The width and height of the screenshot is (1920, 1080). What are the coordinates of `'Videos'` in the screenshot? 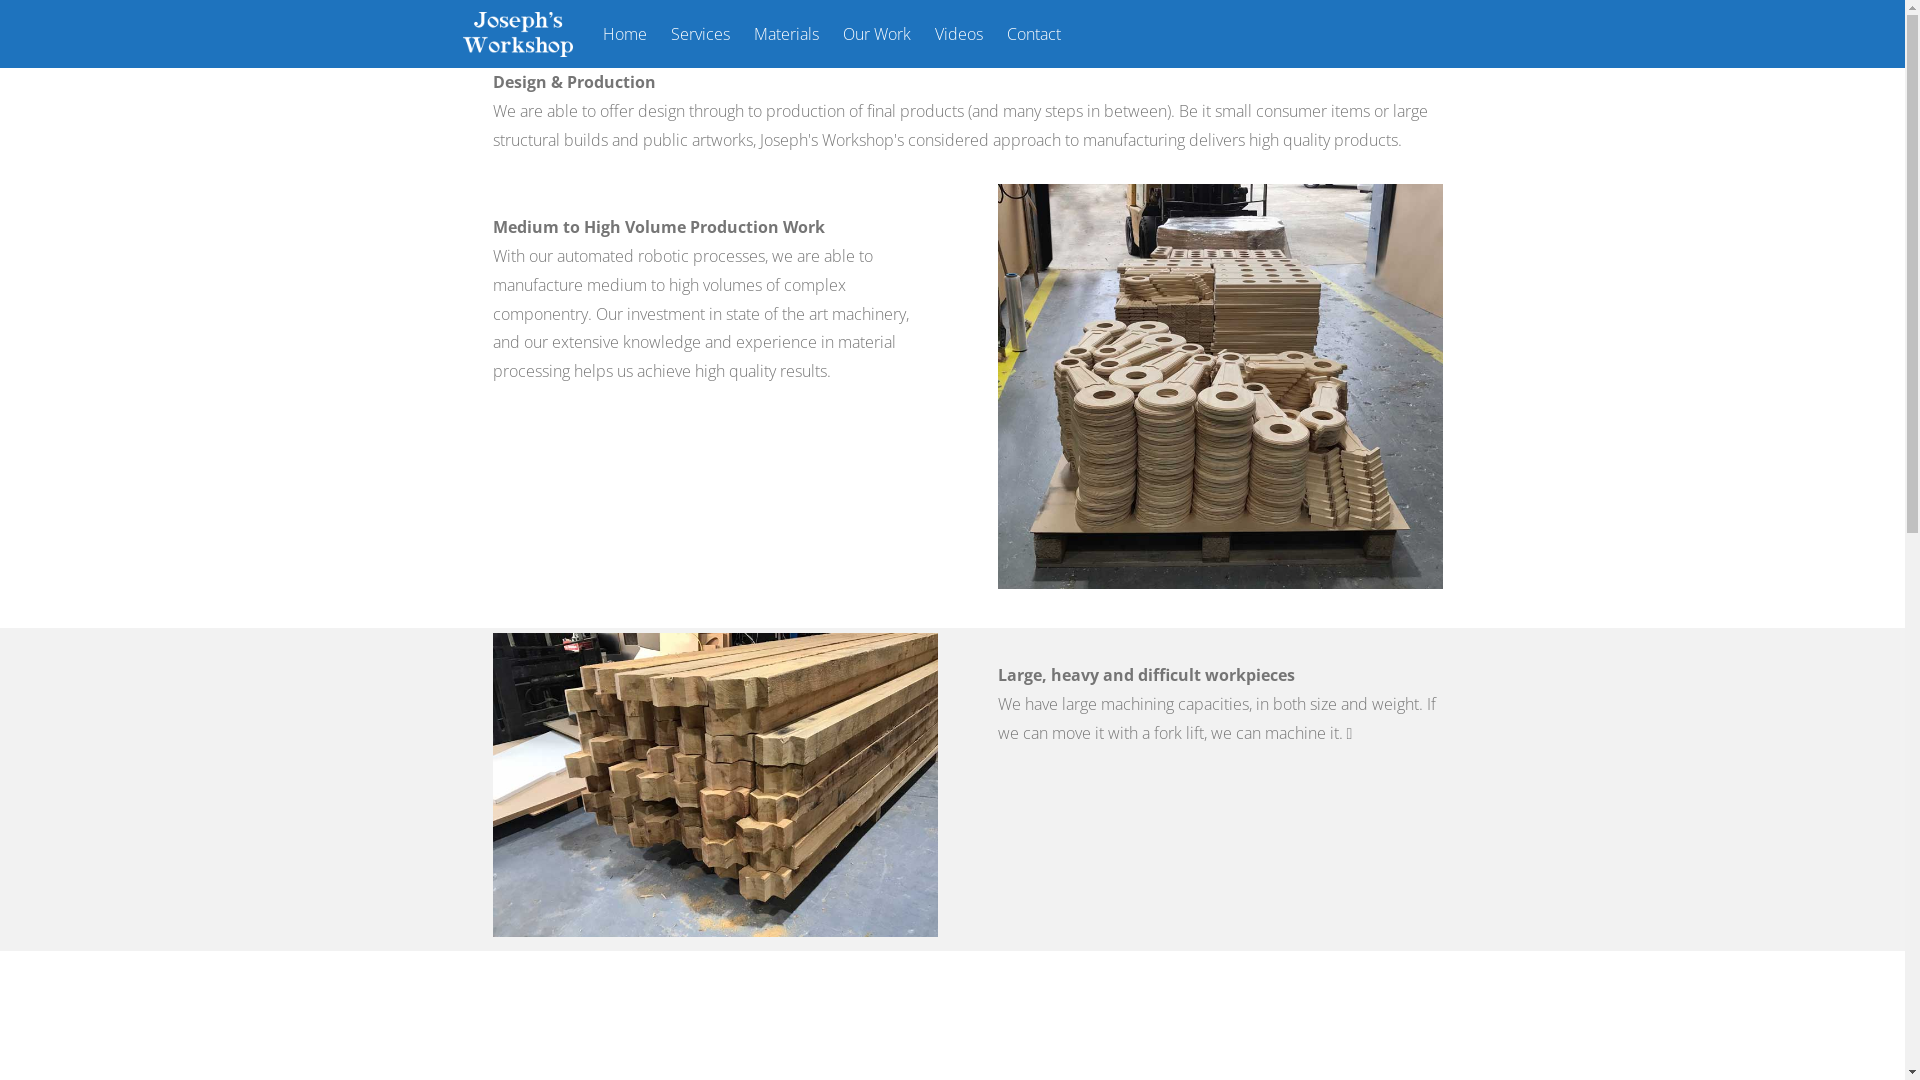 It's located at (958, 34).